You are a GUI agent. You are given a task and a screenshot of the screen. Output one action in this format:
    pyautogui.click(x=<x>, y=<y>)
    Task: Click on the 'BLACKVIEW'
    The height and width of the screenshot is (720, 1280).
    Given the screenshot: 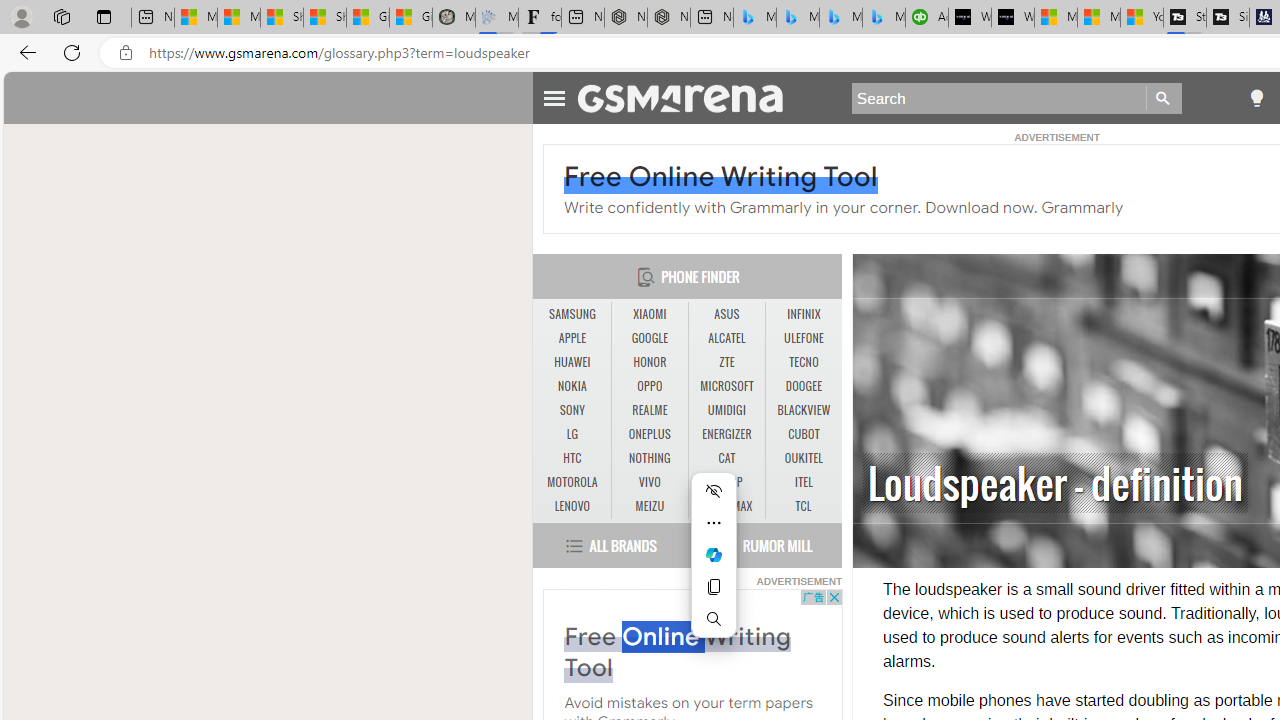 What is the action you would take?
    pyautogui.click(x=803, y=410)
    